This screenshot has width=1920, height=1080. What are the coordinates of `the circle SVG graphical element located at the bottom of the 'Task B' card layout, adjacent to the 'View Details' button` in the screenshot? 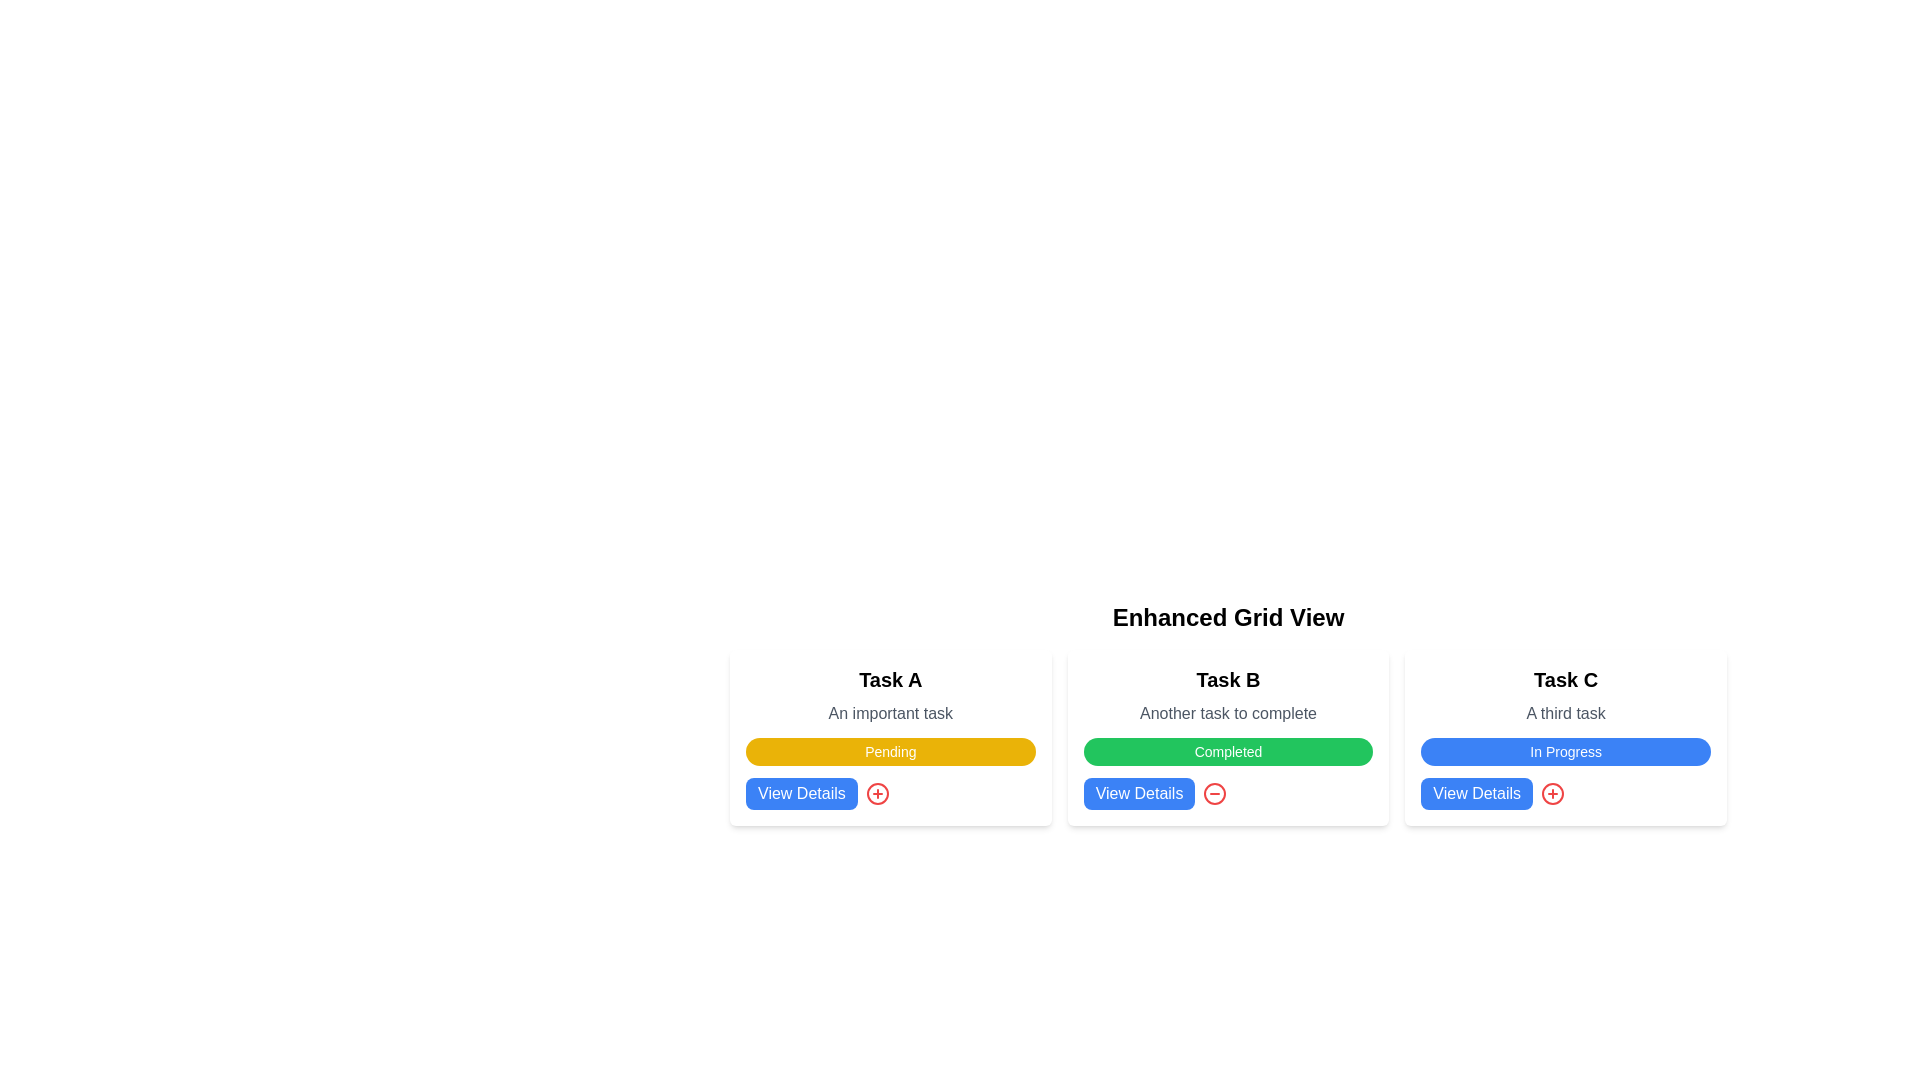 It's located at (1214, 793).